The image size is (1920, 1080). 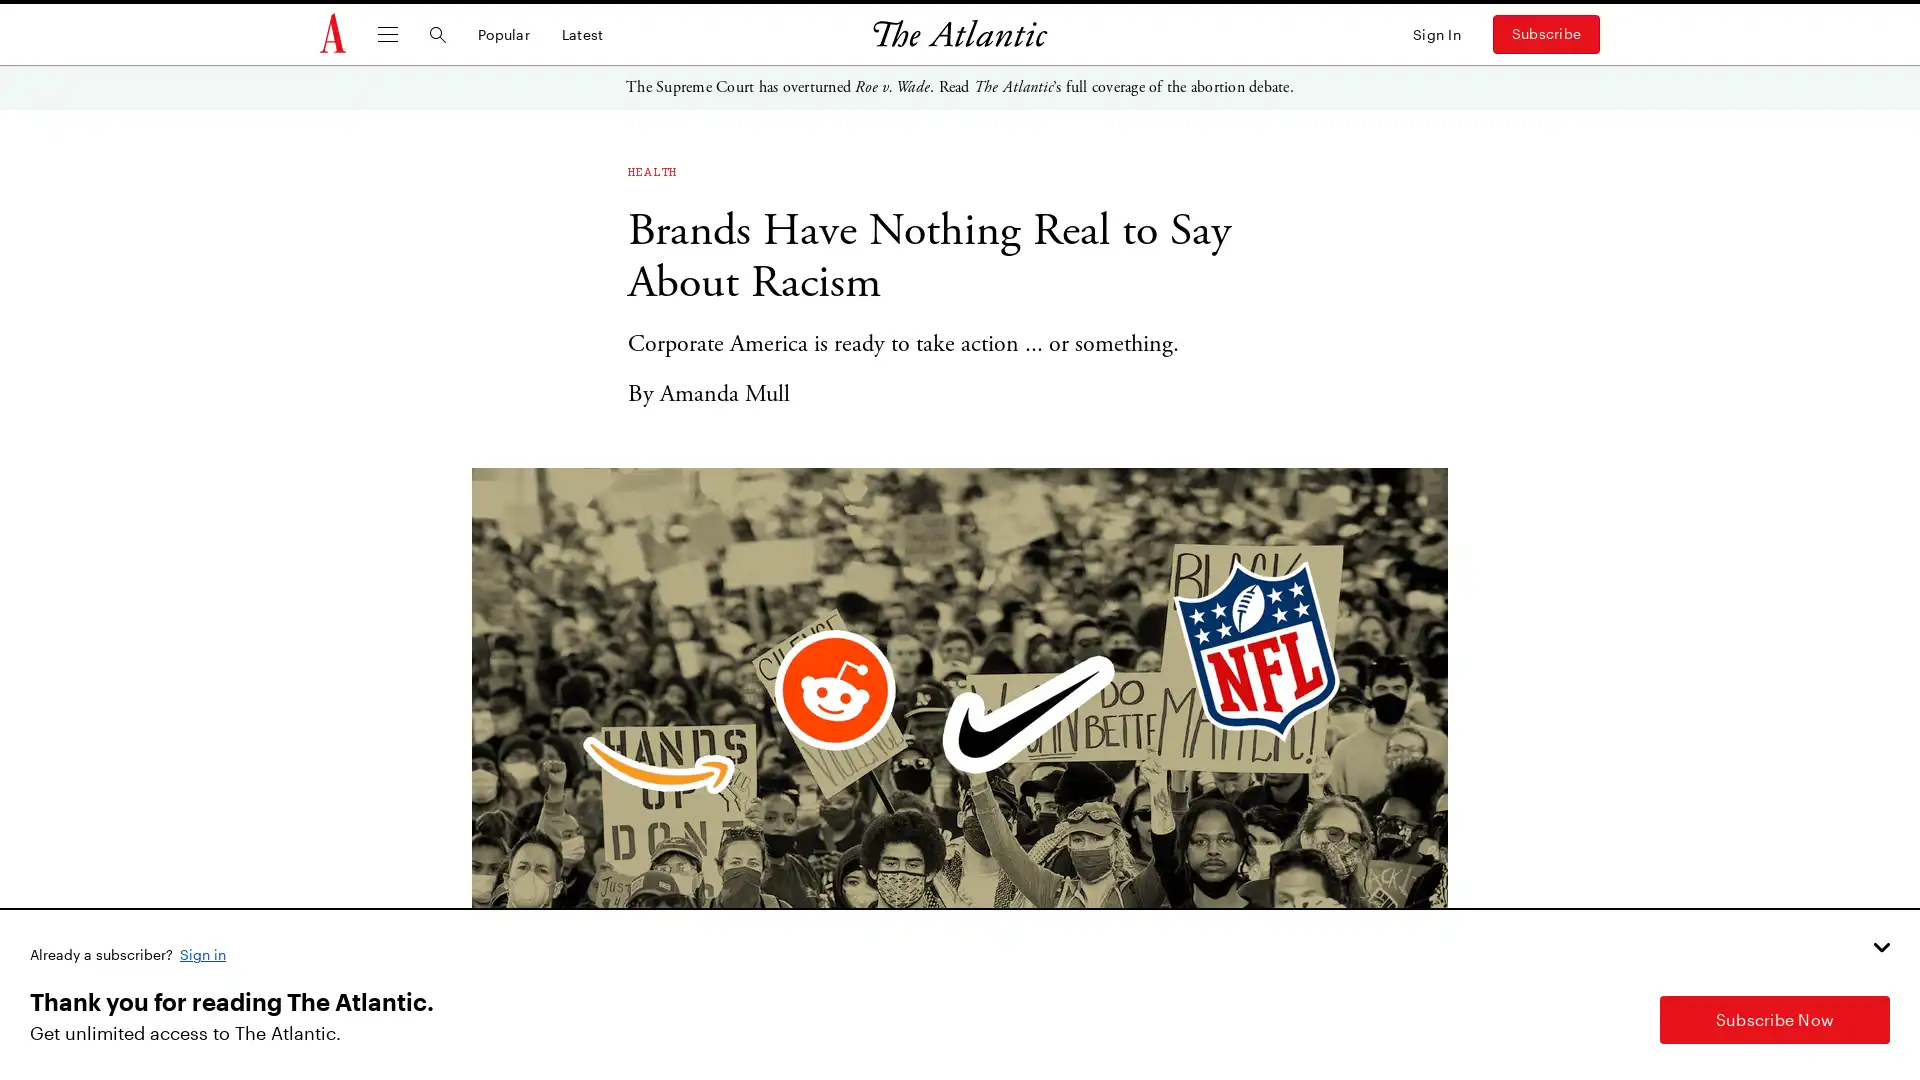 What do you see at coordinates (204, 952) in the screenshot?
I see `Sign in` at bounding box center [204, 952].